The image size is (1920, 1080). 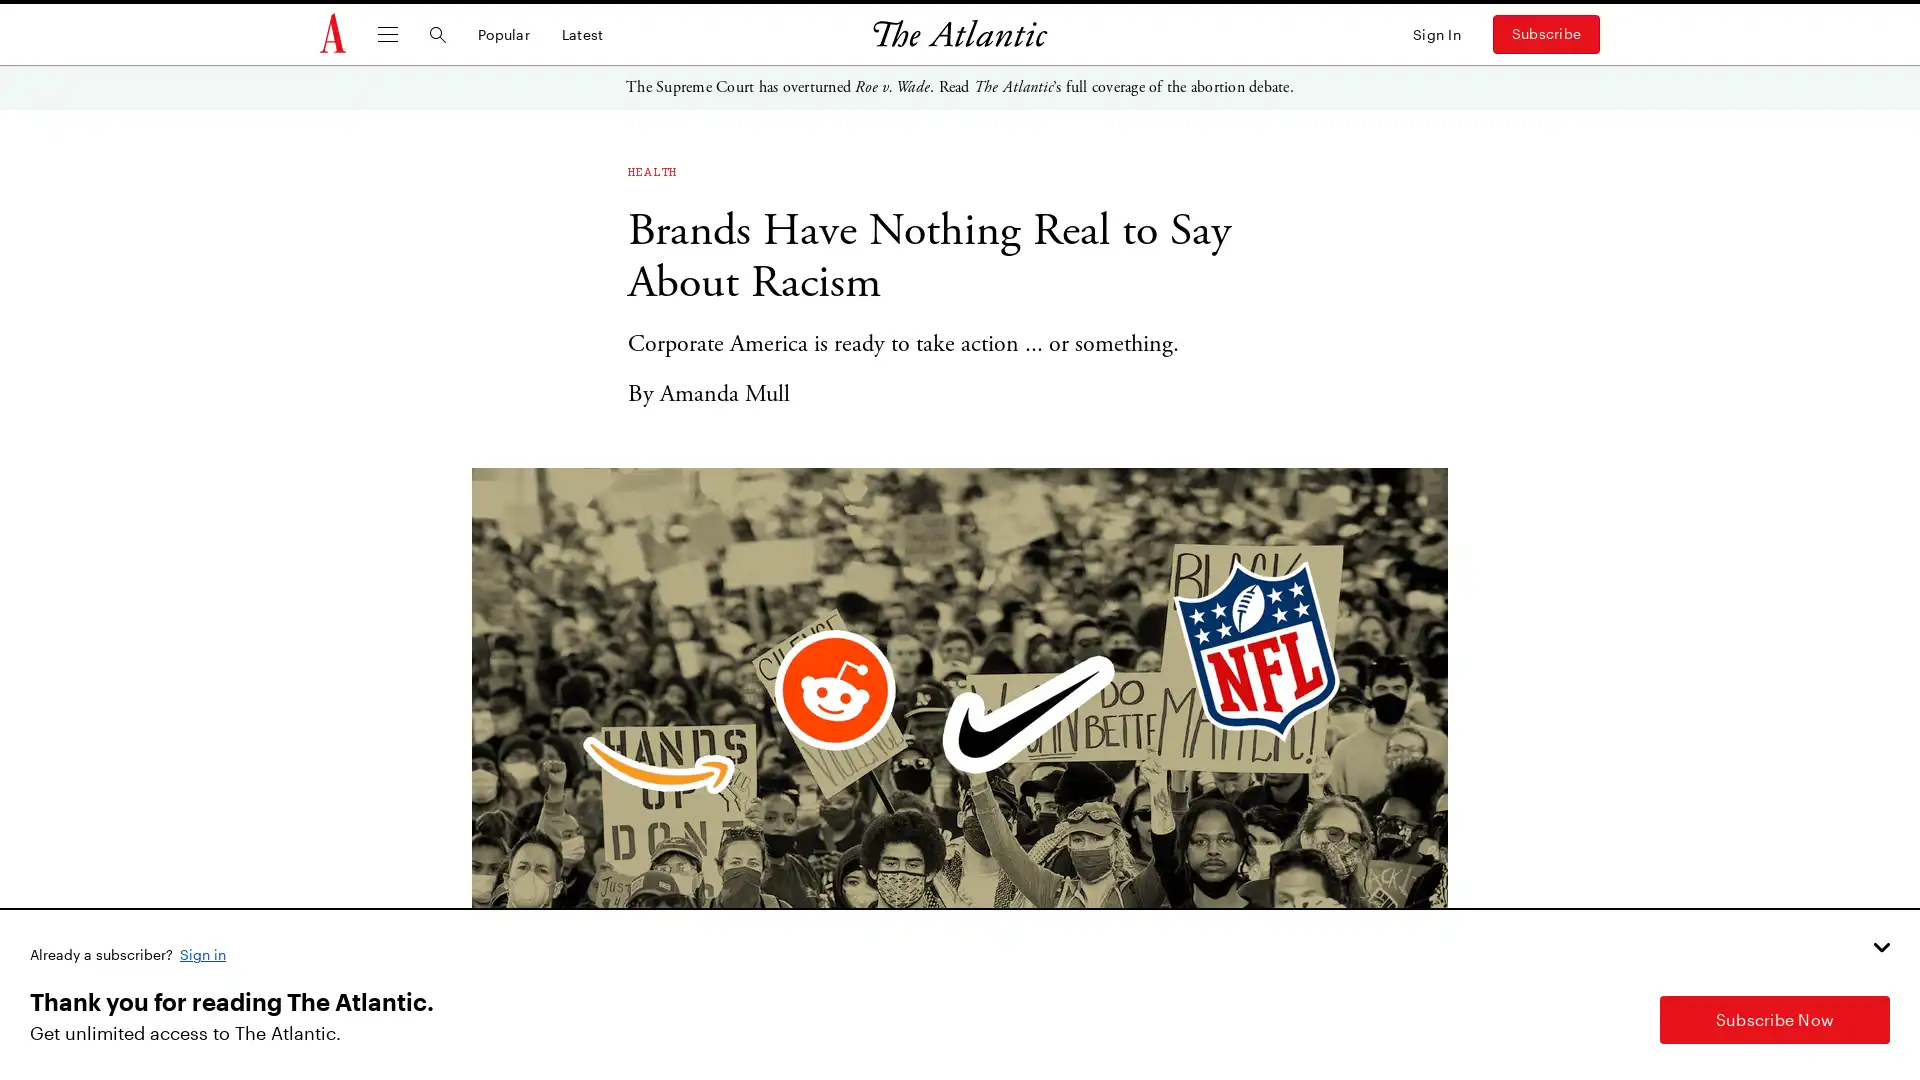 What do you see at coordinates (204, 952) in the screenshot?
I see `Sign in` at bounding box center [204, 952].